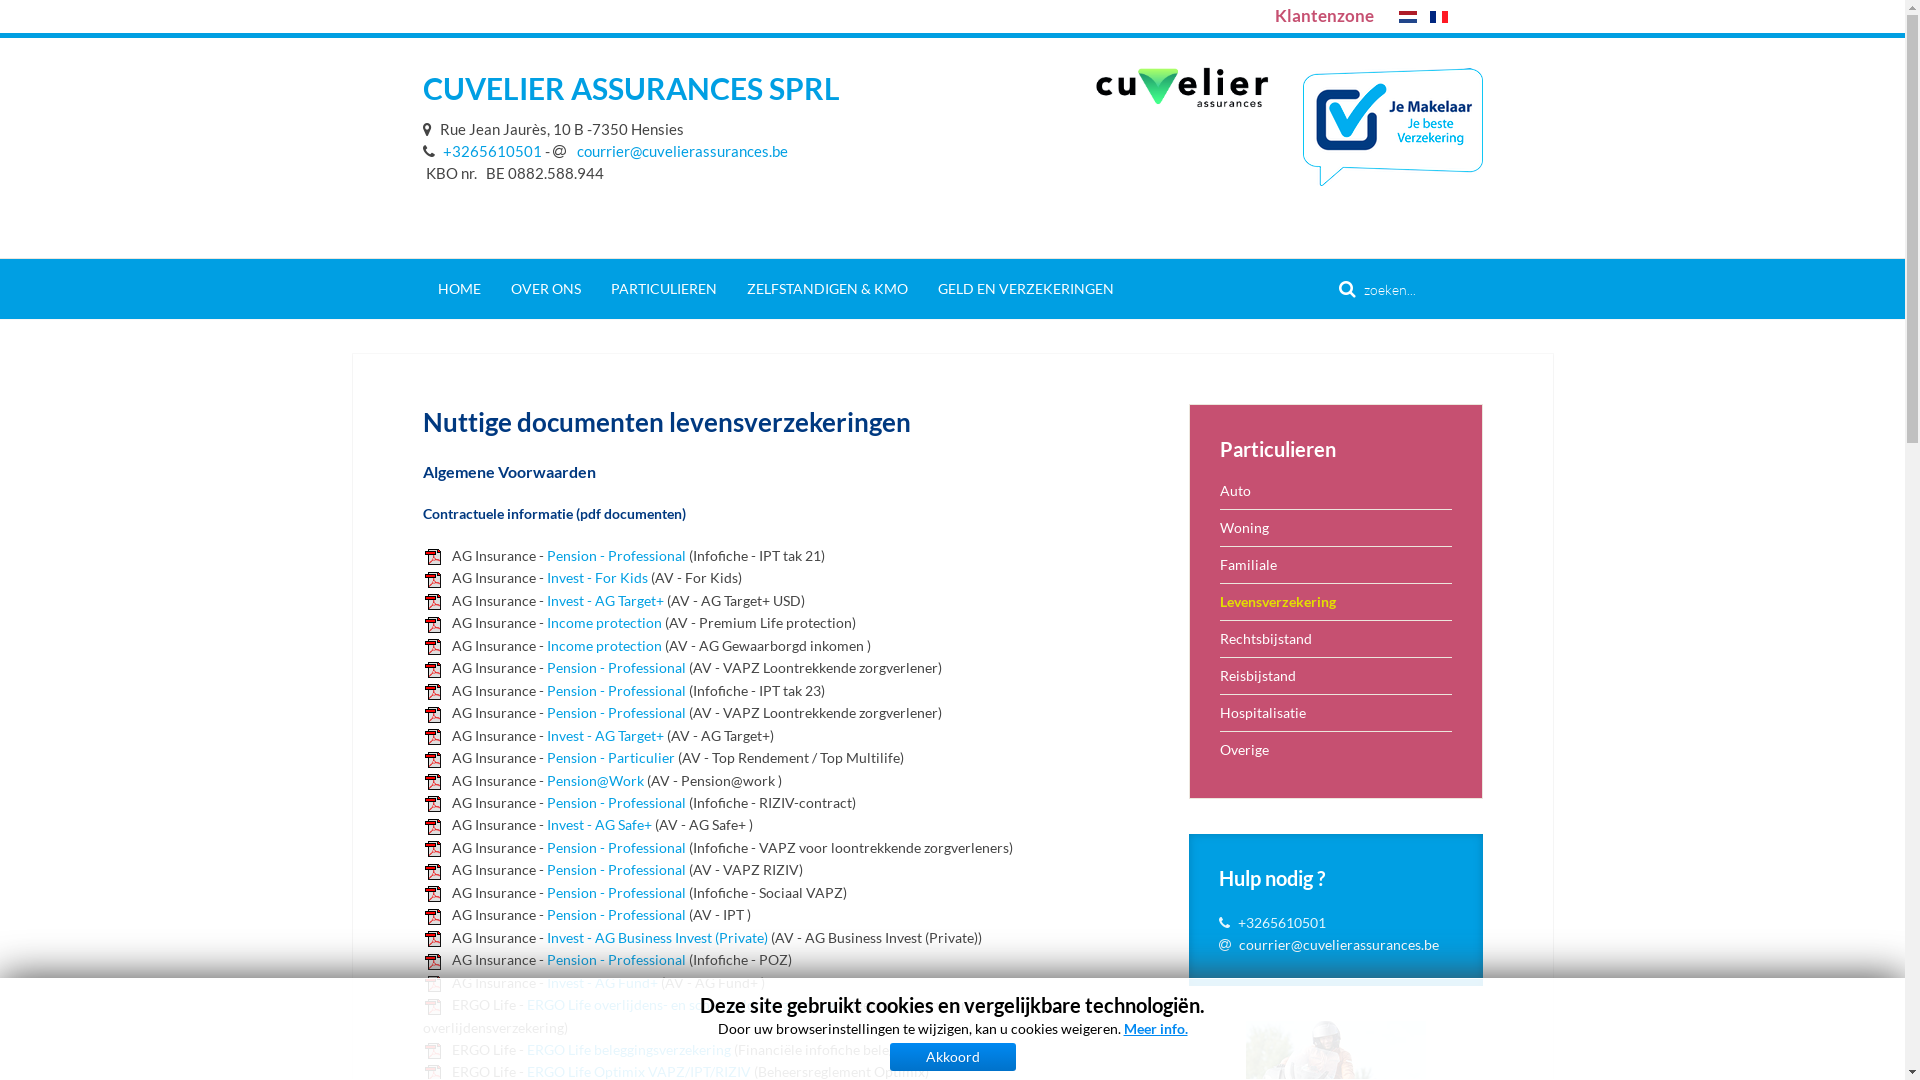  I want to click on 'Invest - AG Fund+', so click(546, 981).